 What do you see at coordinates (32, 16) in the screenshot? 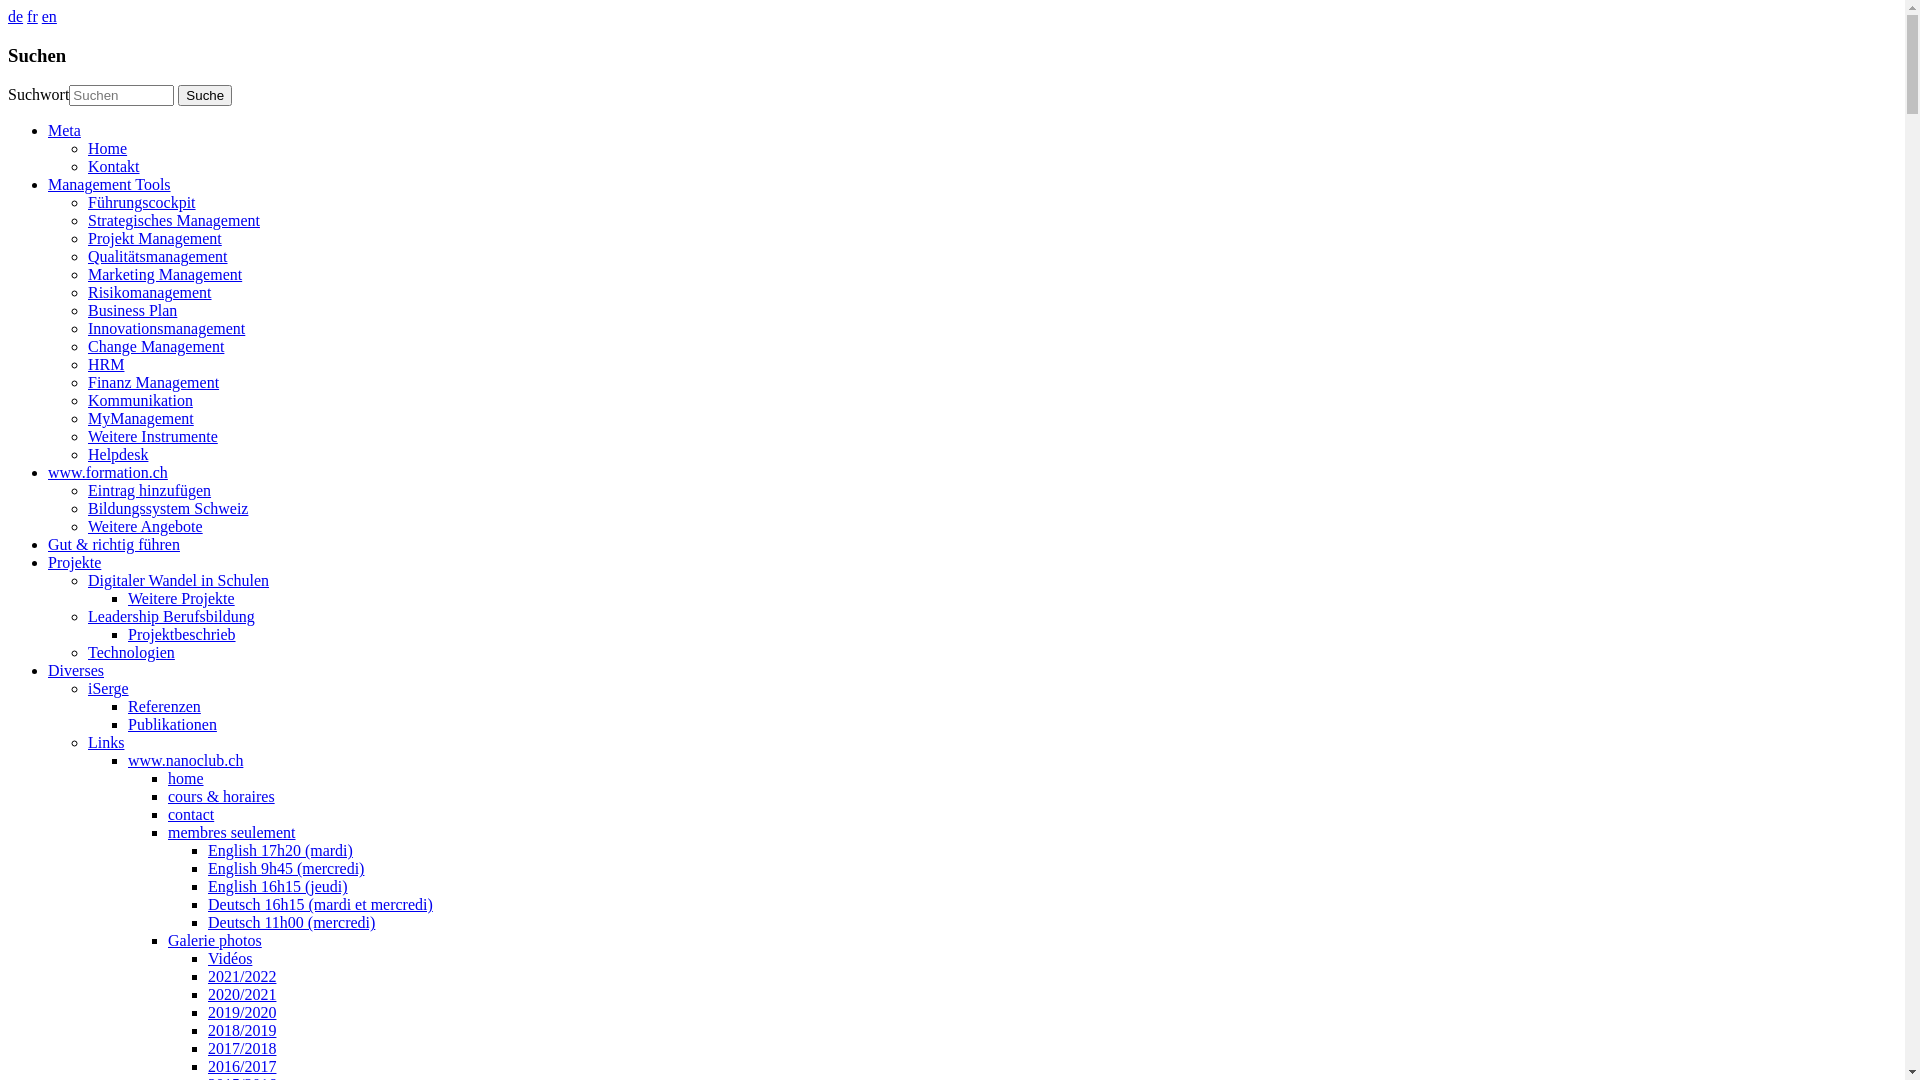
I see `'fr'` at bounding box center [32, 16].